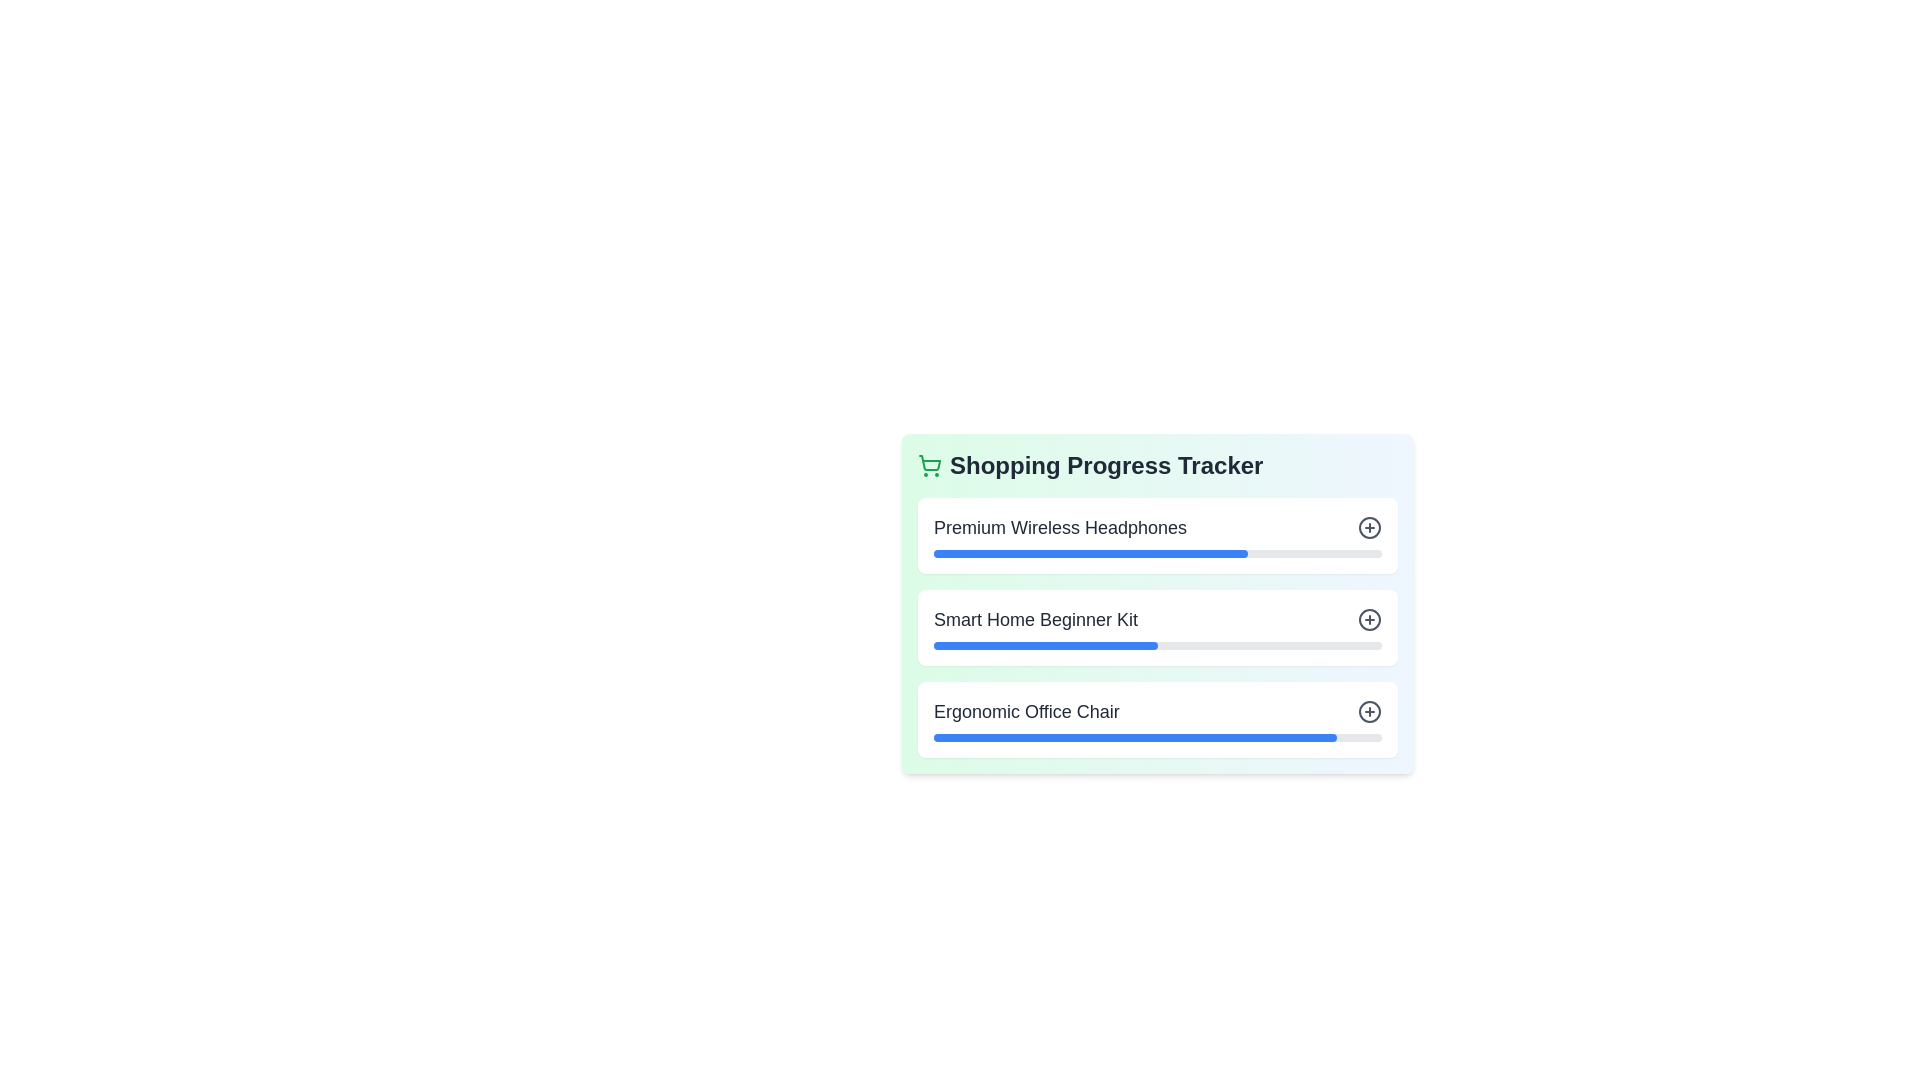  Describe the element at coordinates (1059, 527) in the screenshot. I see `the Text Label displaying 'Premium Wireless Headphones', which is positioned at the top of the grouped list under 'Shopping Progress Tracker'` at that location.